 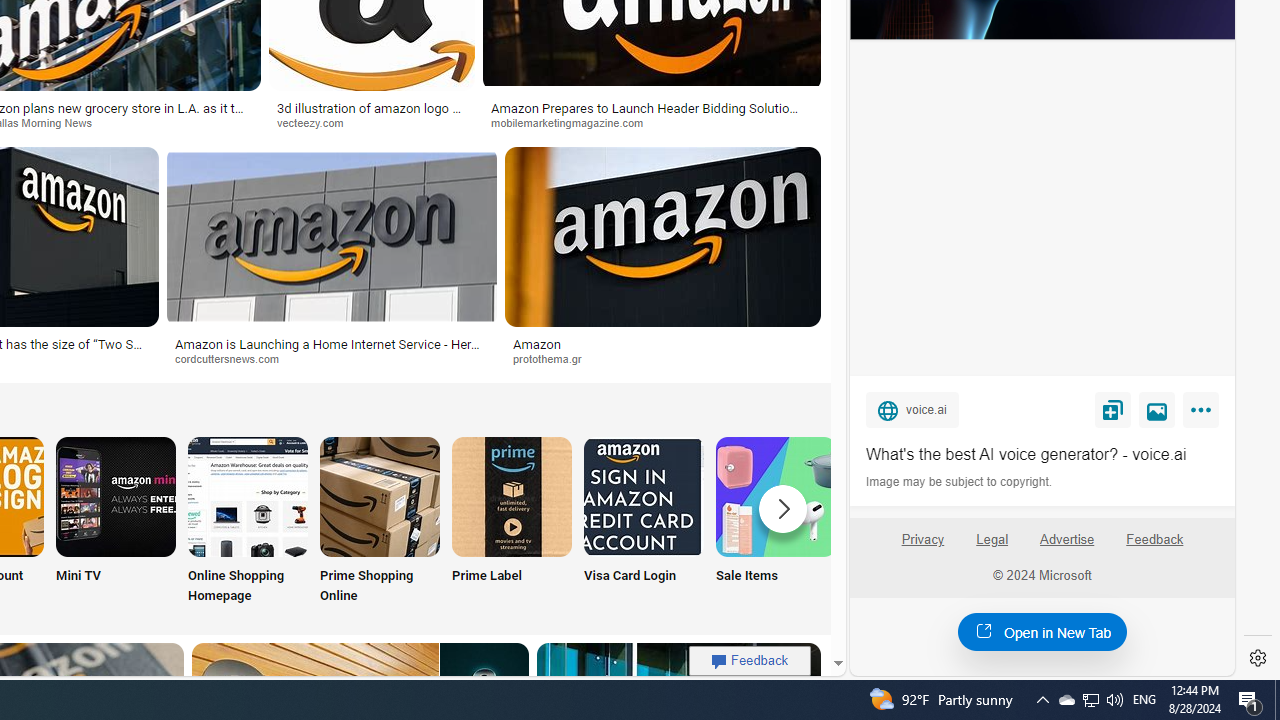 I want to click on 'Amazonprotothema.grSave', so click(x=663, y=260).